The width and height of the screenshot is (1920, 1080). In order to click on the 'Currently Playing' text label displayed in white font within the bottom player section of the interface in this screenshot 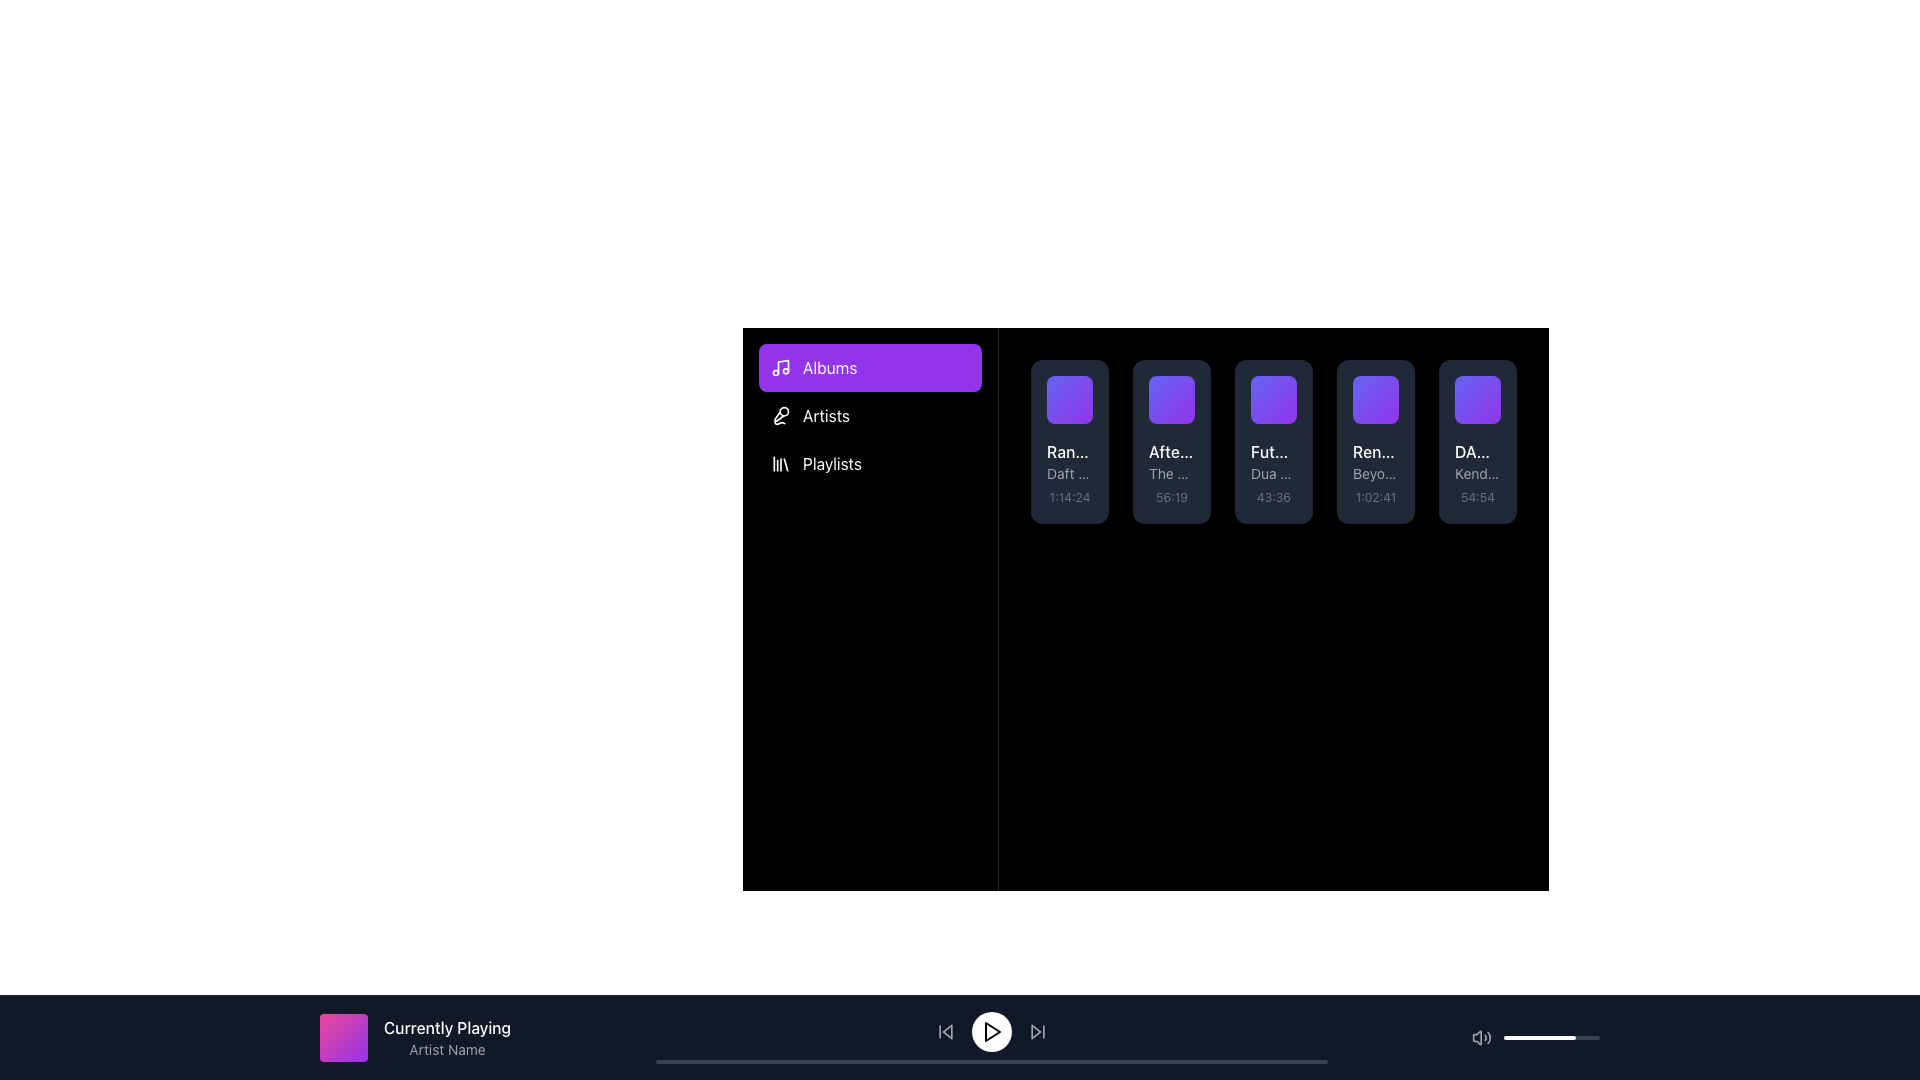, I will do `click(446, 1028)`.